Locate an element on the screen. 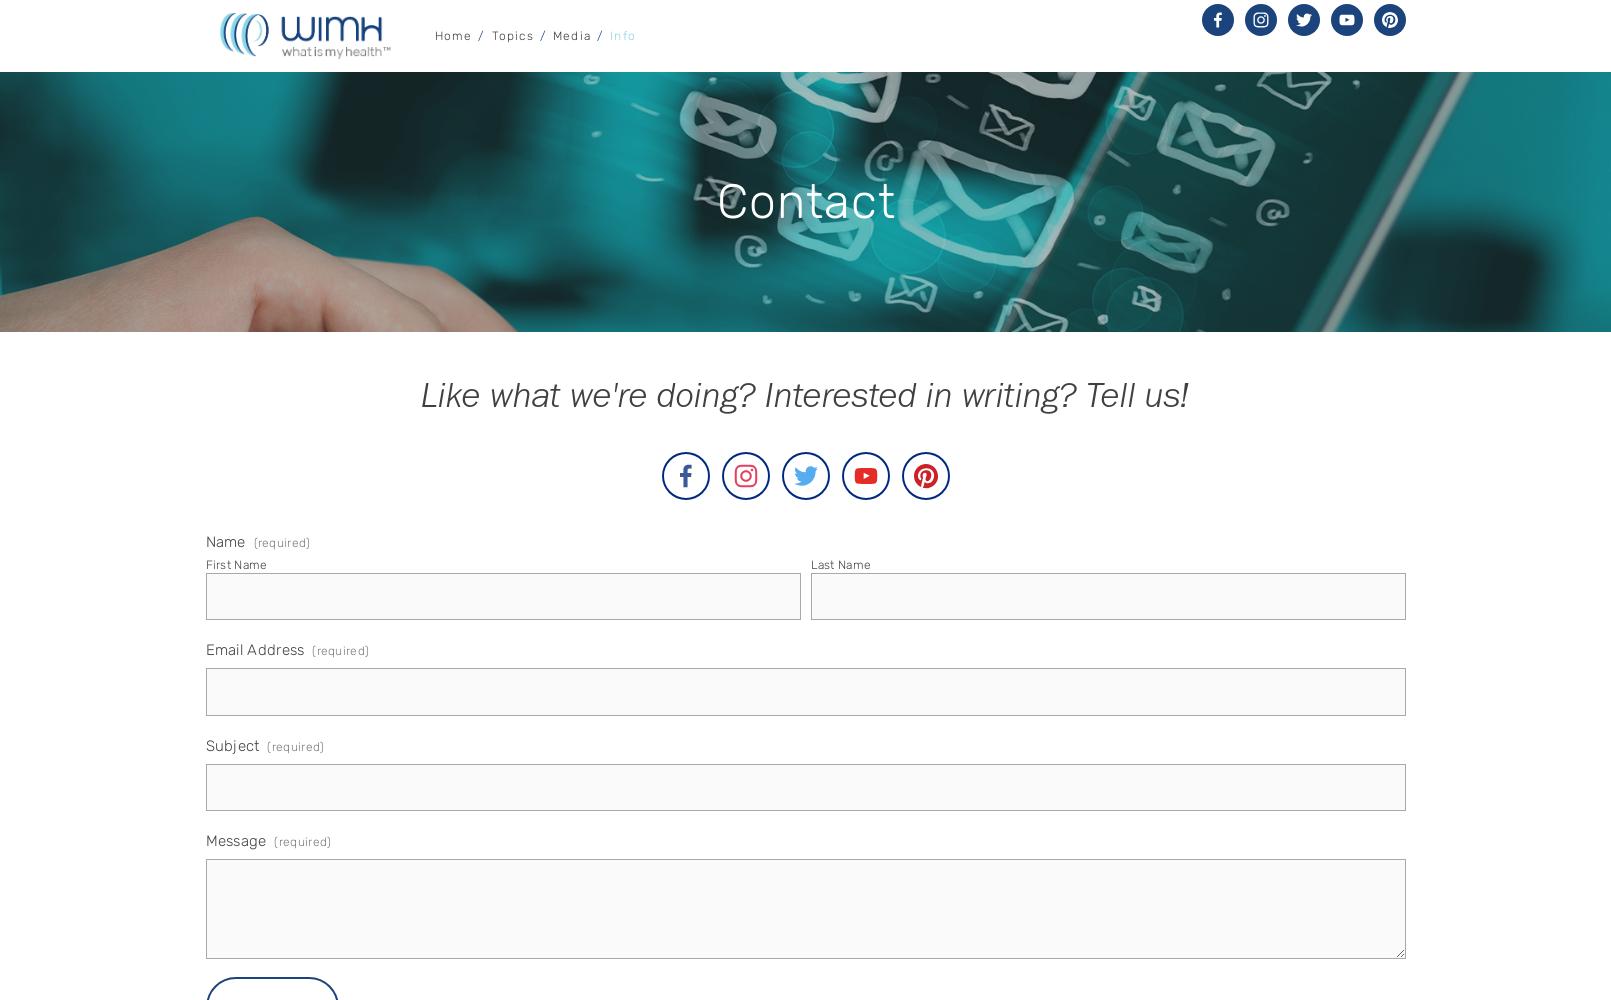 The width and height of the screenshot is (1611, 1000). 'Home' is located at coordinates (452, 35).